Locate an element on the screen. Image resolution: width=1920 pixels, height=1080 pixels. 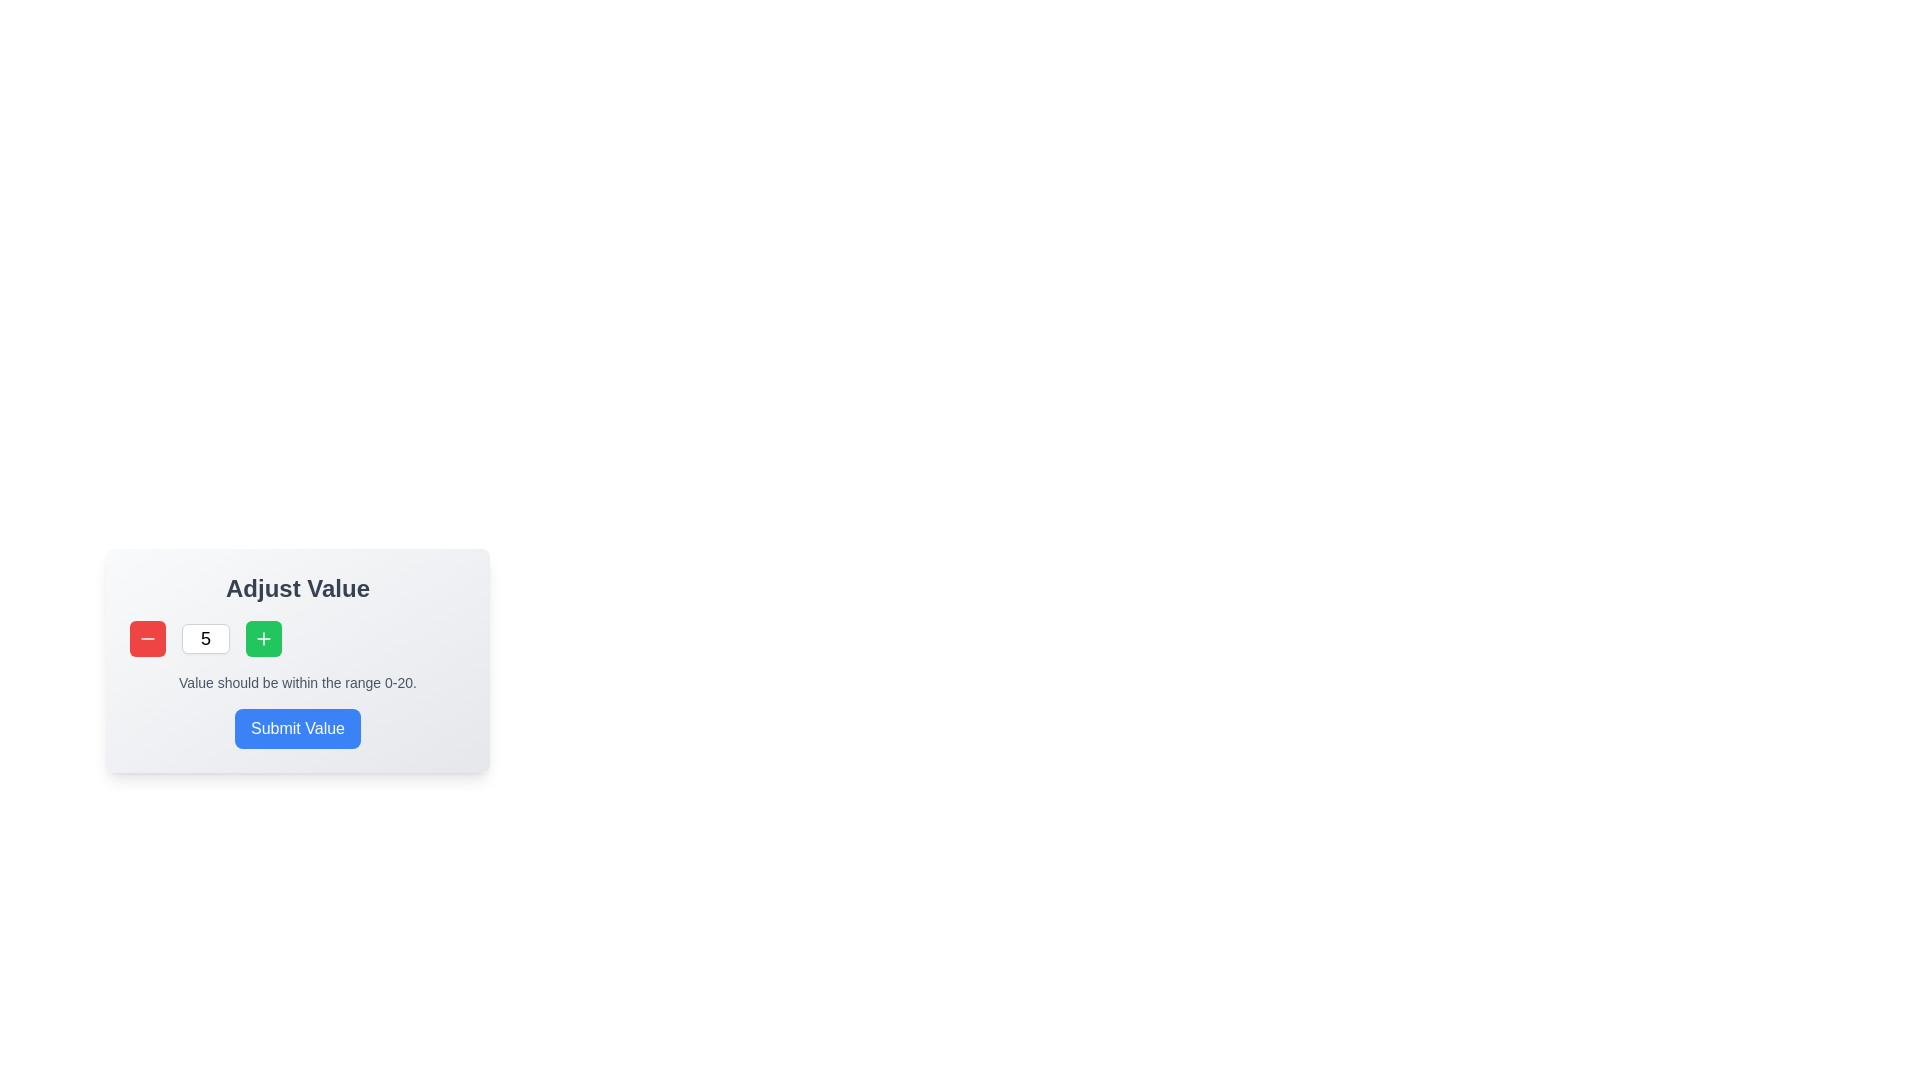
the 'Submit Value' button, which is a large rectangular button with rounded corners, featuring white text on a blue background that changes shade when hovered over is located at coordinates (296, 729).